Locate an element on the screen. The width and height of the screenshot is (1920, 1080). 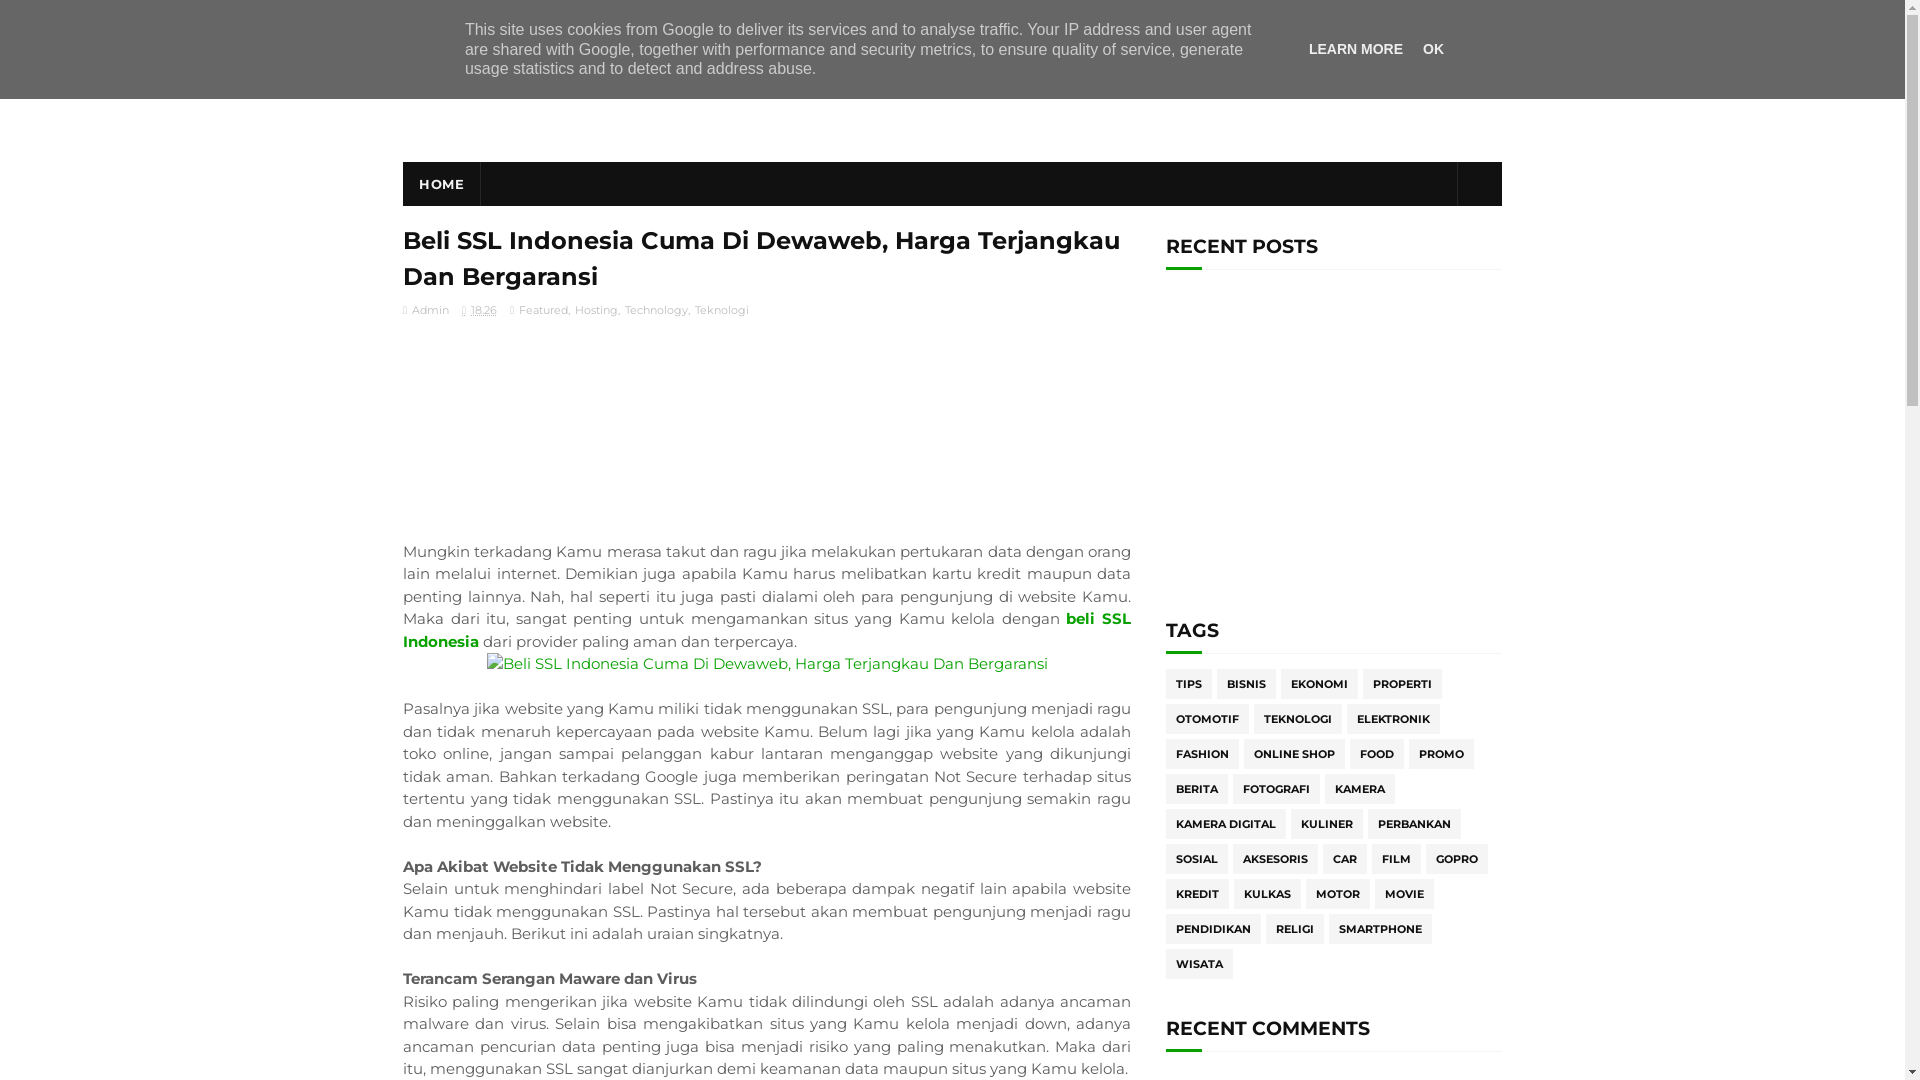
'RELIGI' is located at coordinates (1295, 929).